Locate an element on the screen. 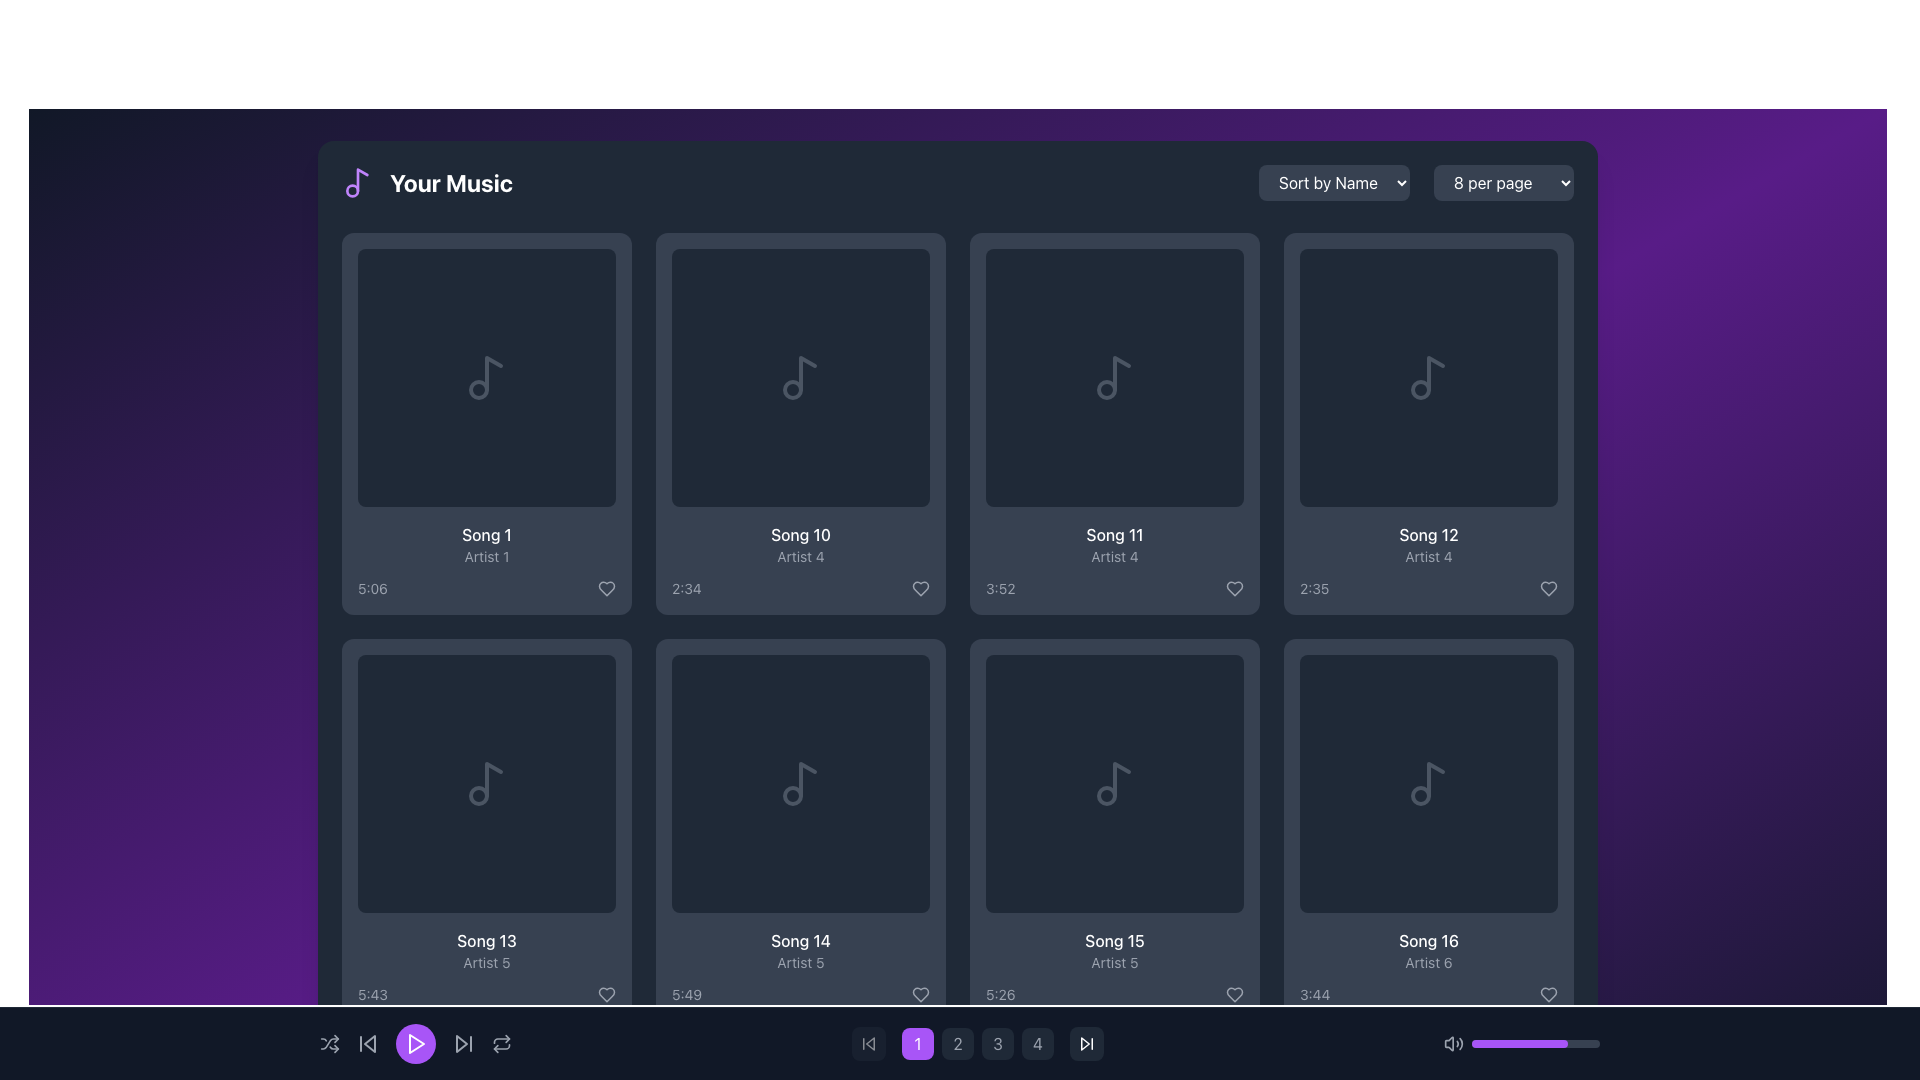  the heart-shaped icon with a dark gray outline located at the bottom-right corner of the Song 16 card is located at coordinates (1548, 995).